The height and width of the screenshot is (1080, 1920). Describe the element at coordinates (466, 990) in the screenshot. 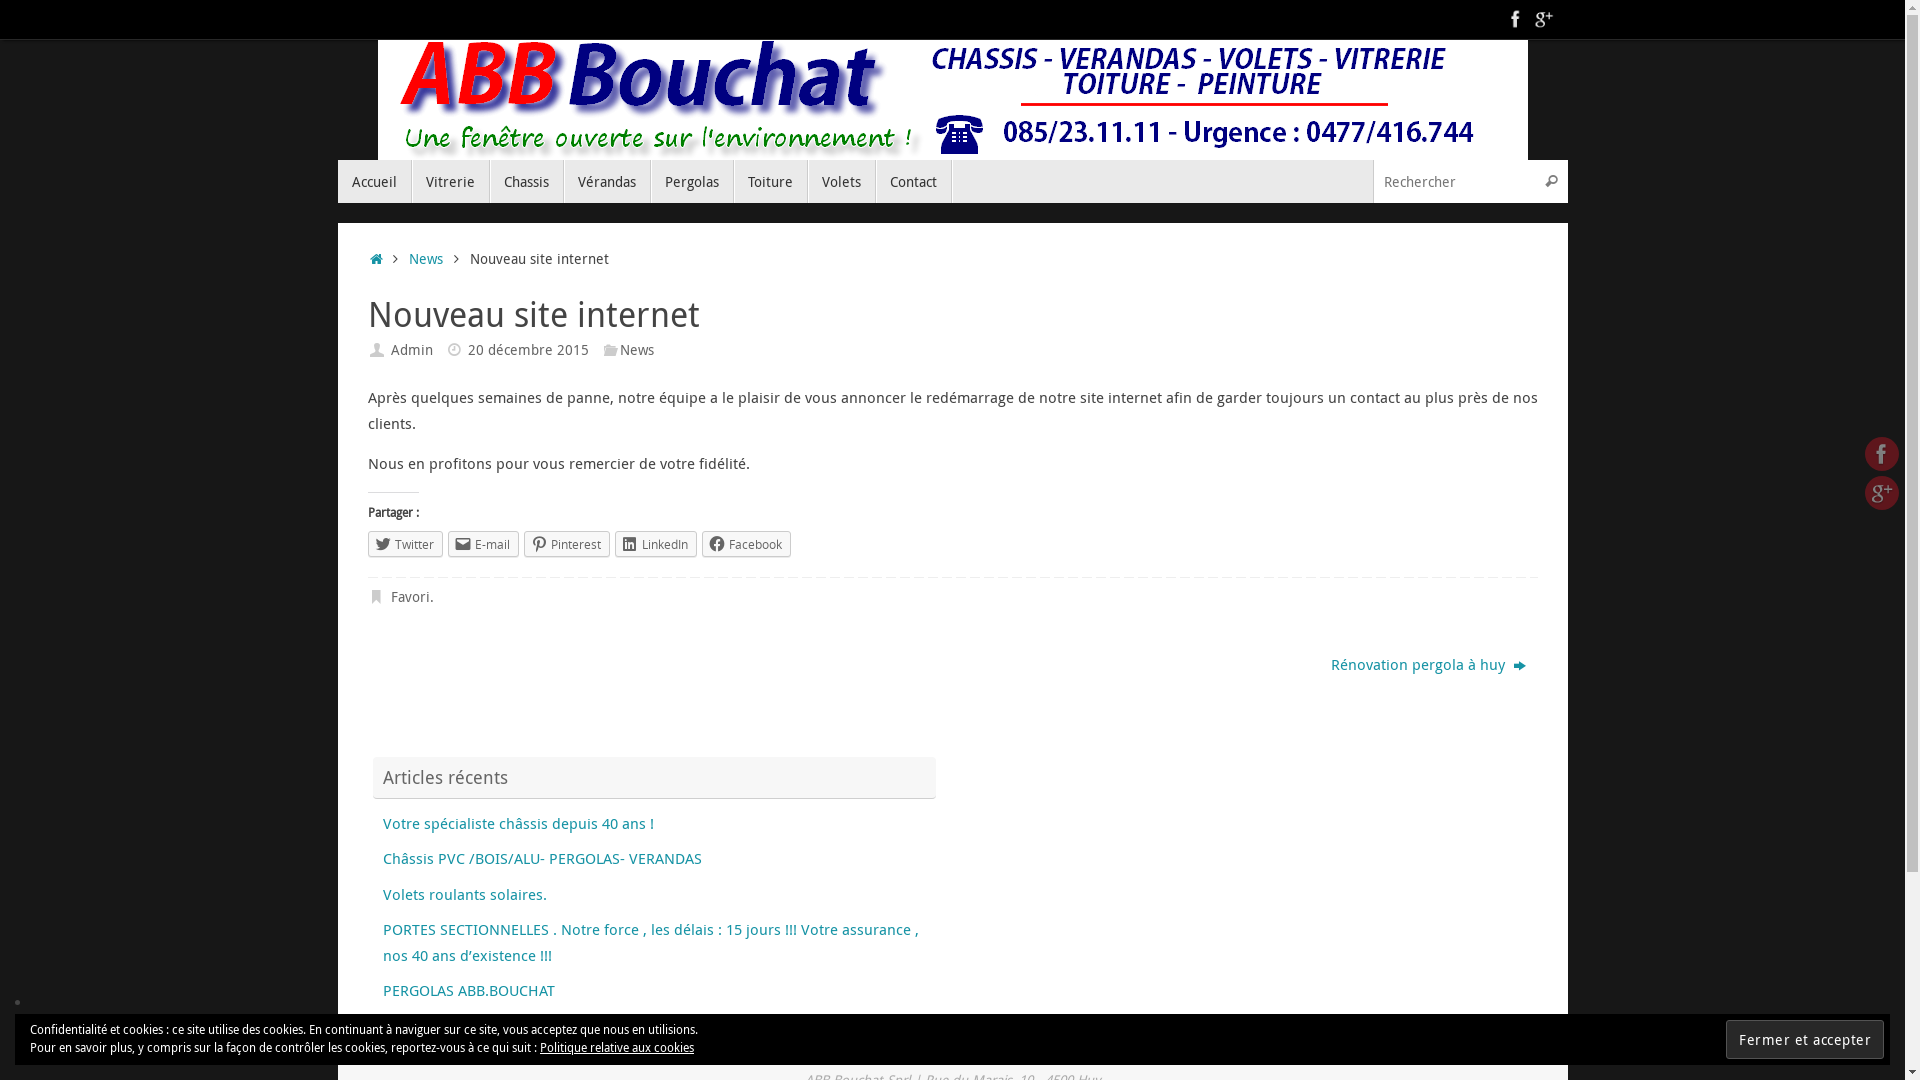

I see `'PERGOLAS ABB.BOUCHAT'` at that location.